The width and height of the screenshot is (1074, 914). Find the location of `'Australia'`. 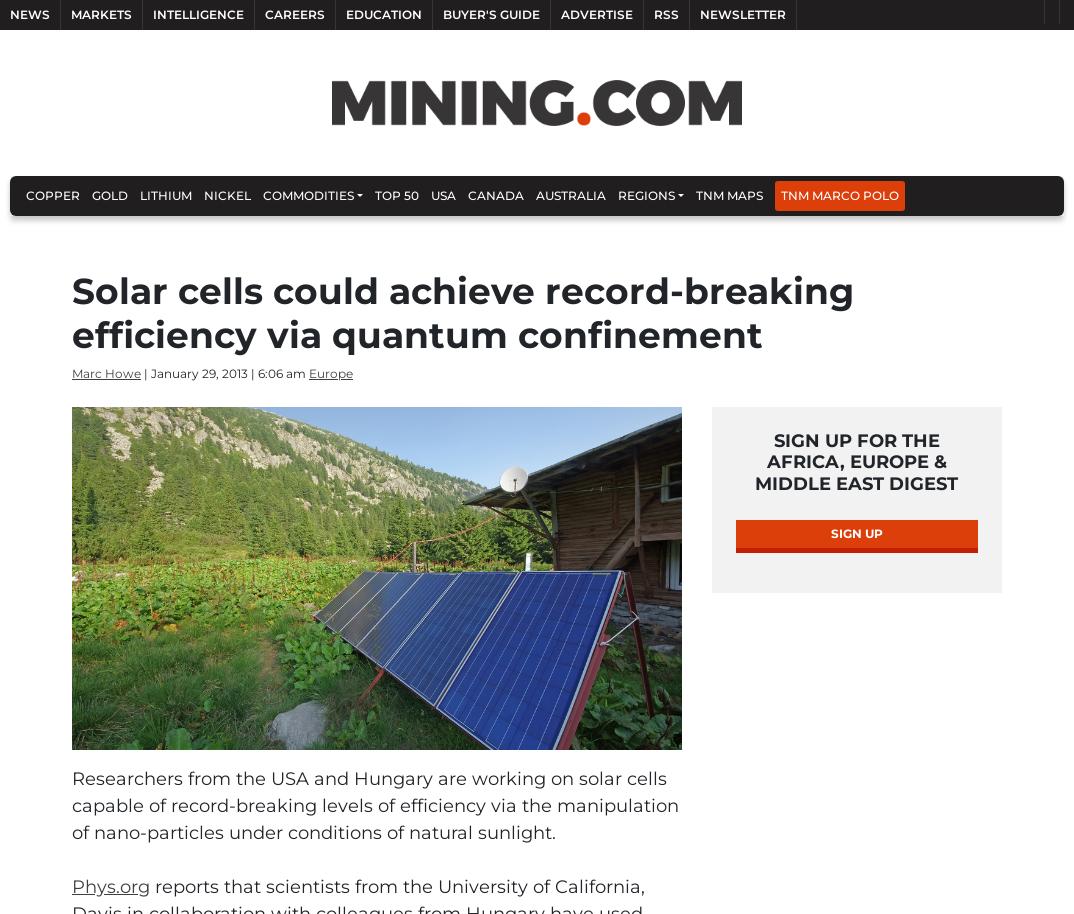

'Australia' is located at coordinates (570, 195).